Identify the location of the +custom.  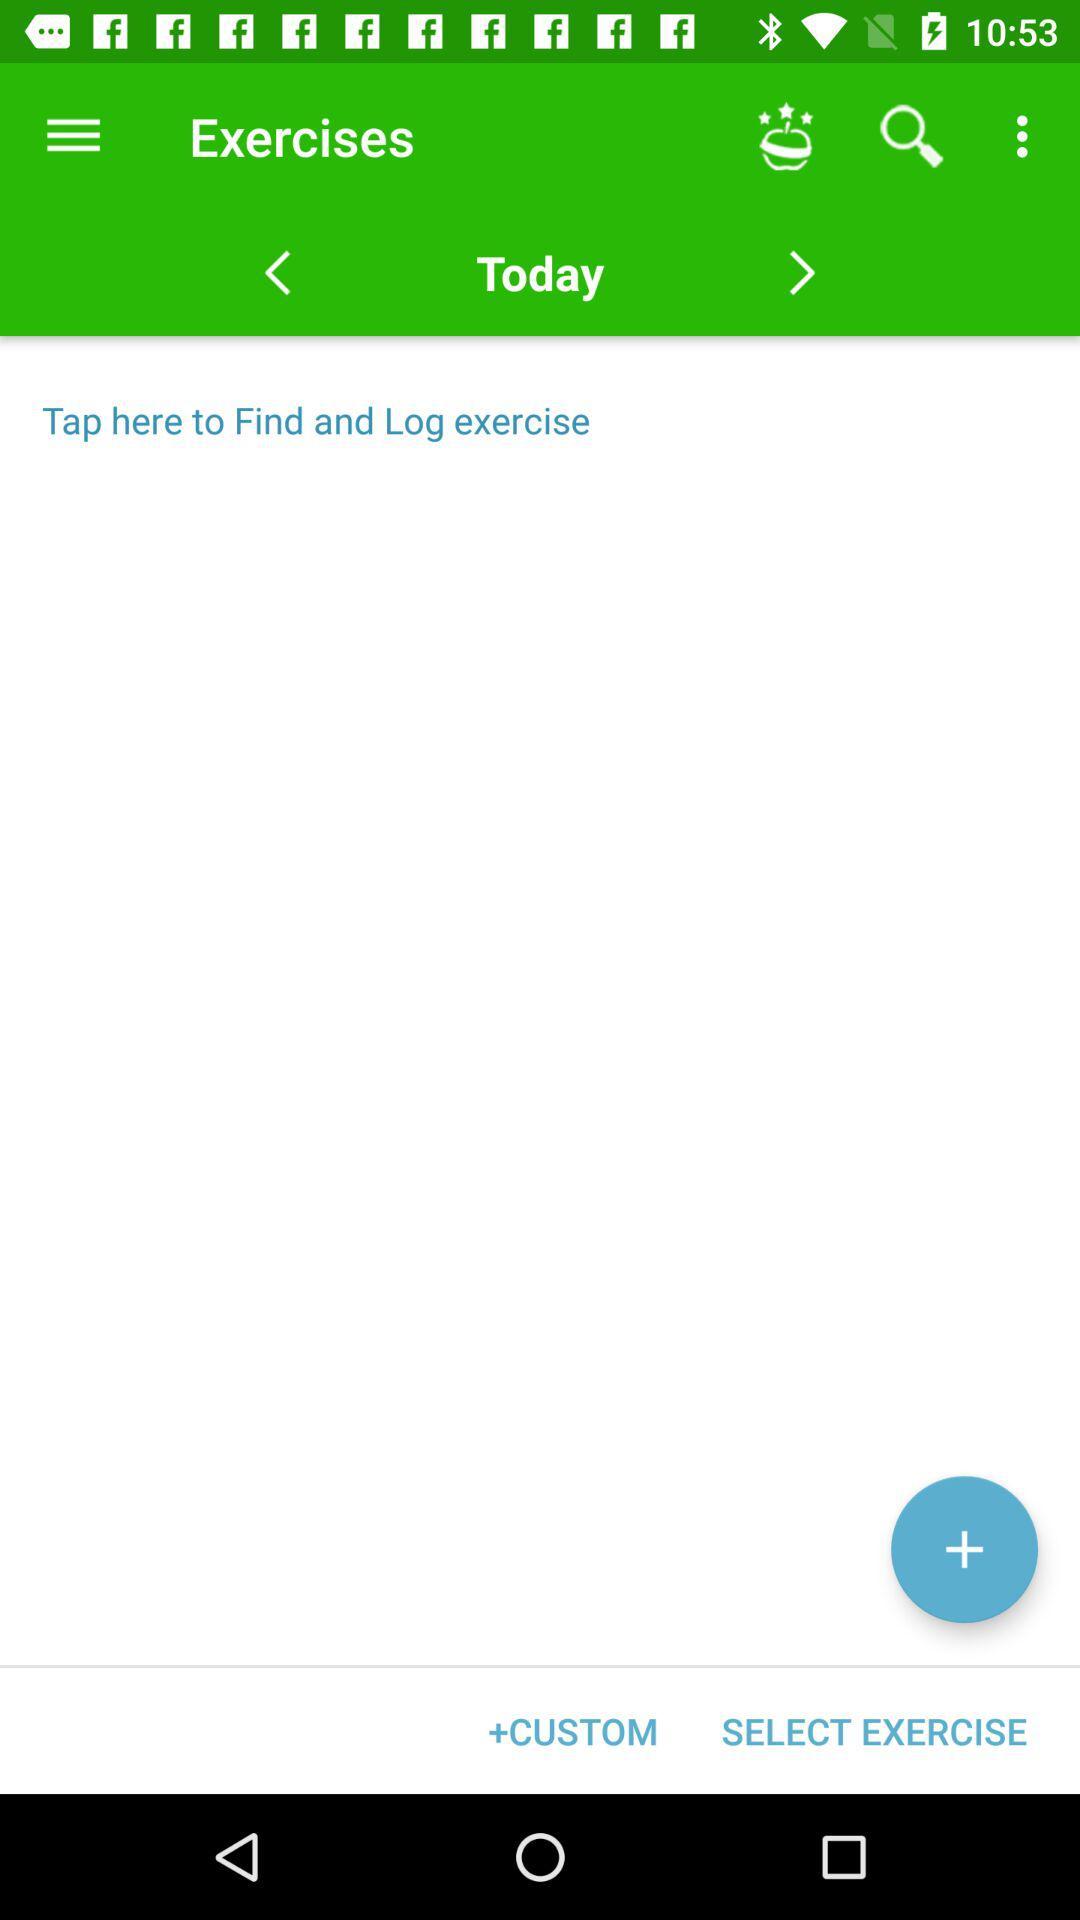
(573, 1730).